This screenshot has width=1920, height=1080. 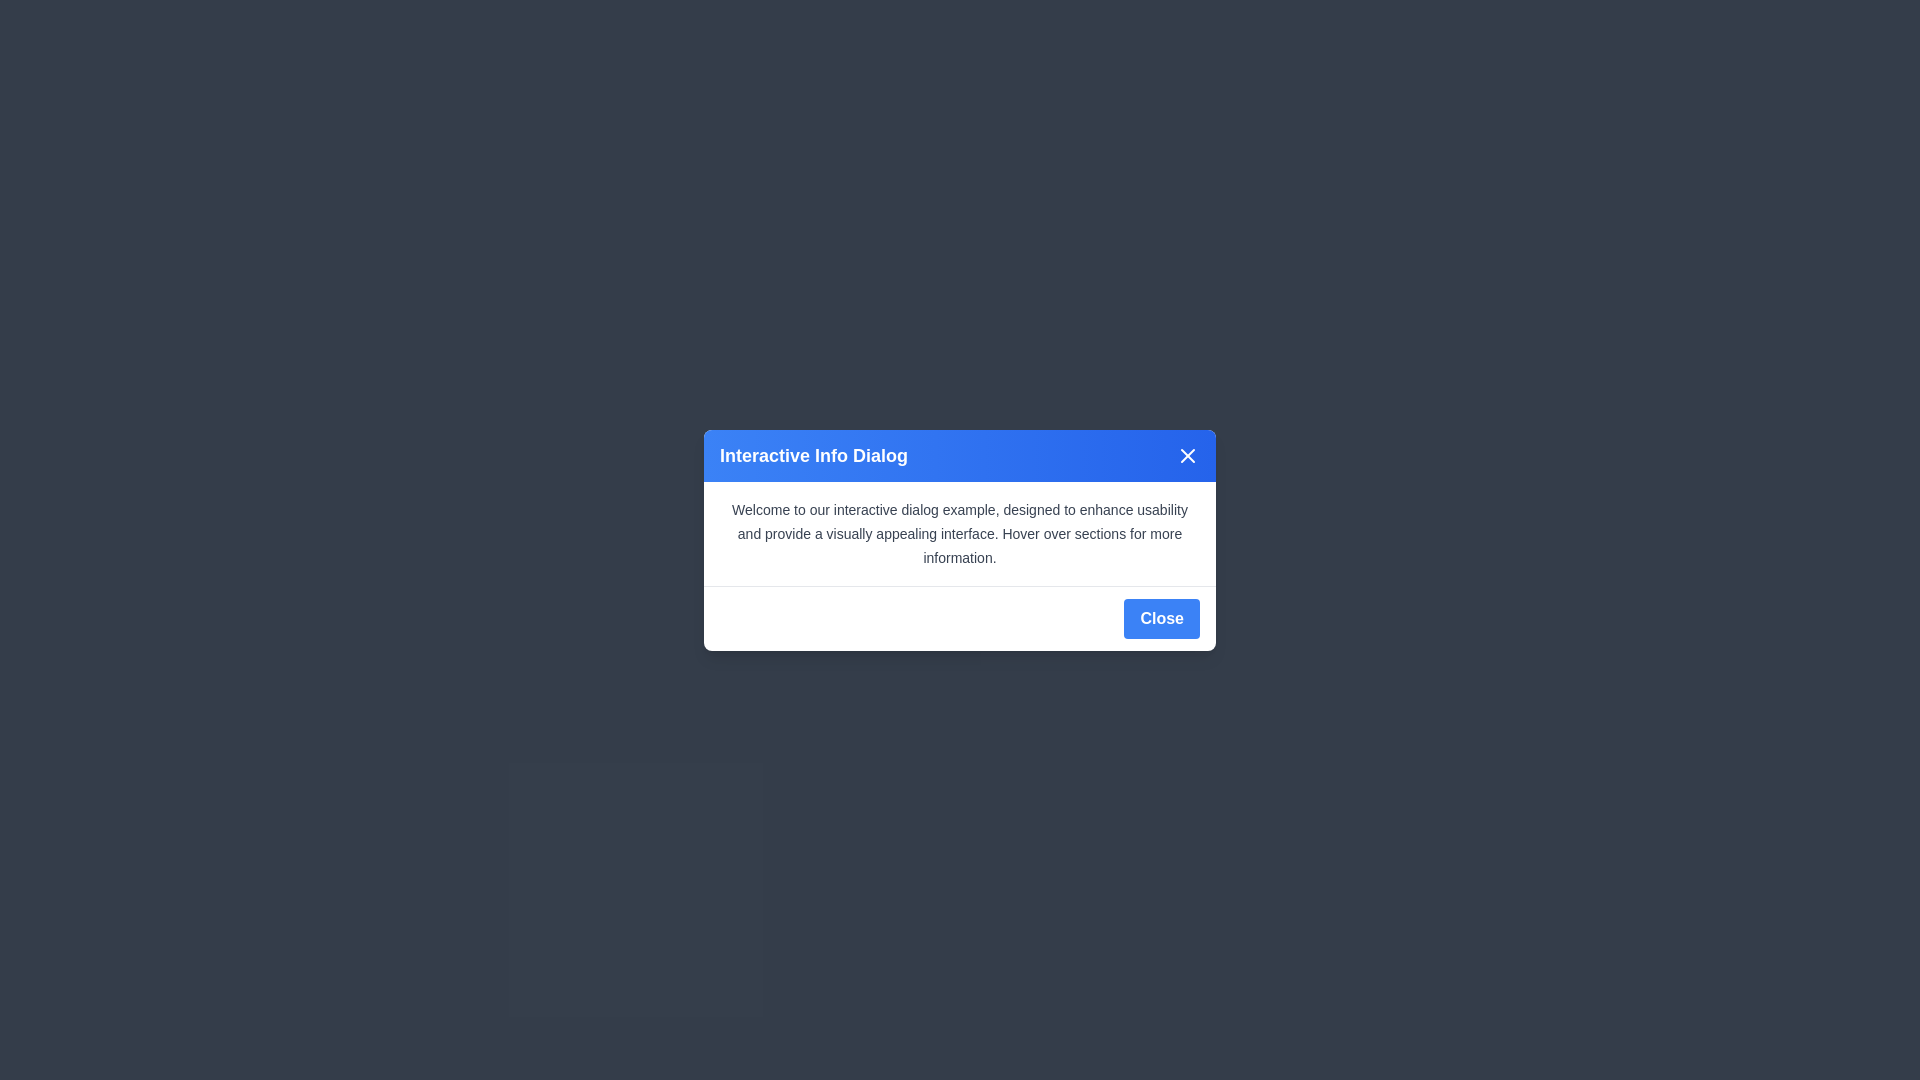 What do you see at coordinates (960, 531) in the screenshot?
I see `the section titled main text to reveal additional information` at bounding box center [960, 531].